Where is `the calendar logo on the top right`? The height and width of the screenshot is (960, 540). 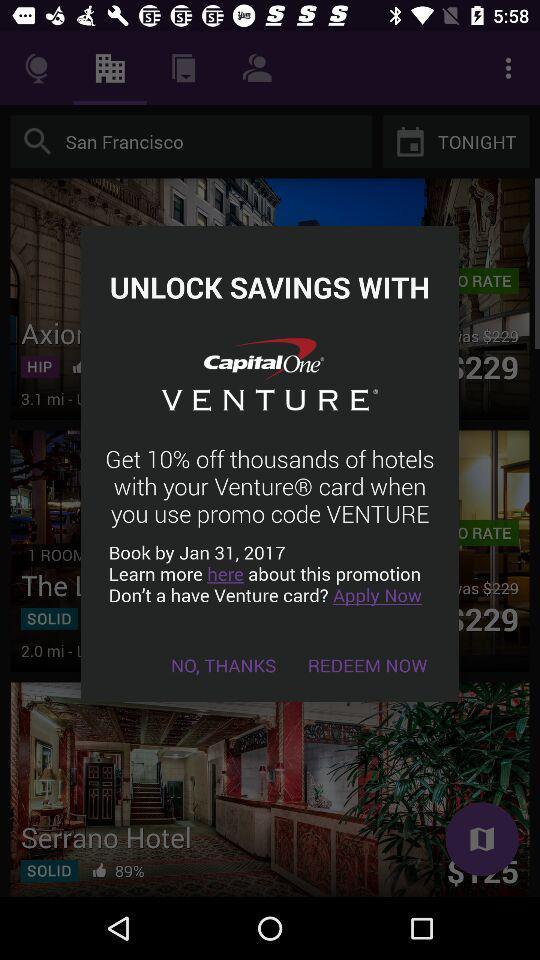
the calendar logo on the top right is located at coordinates (409, 140).